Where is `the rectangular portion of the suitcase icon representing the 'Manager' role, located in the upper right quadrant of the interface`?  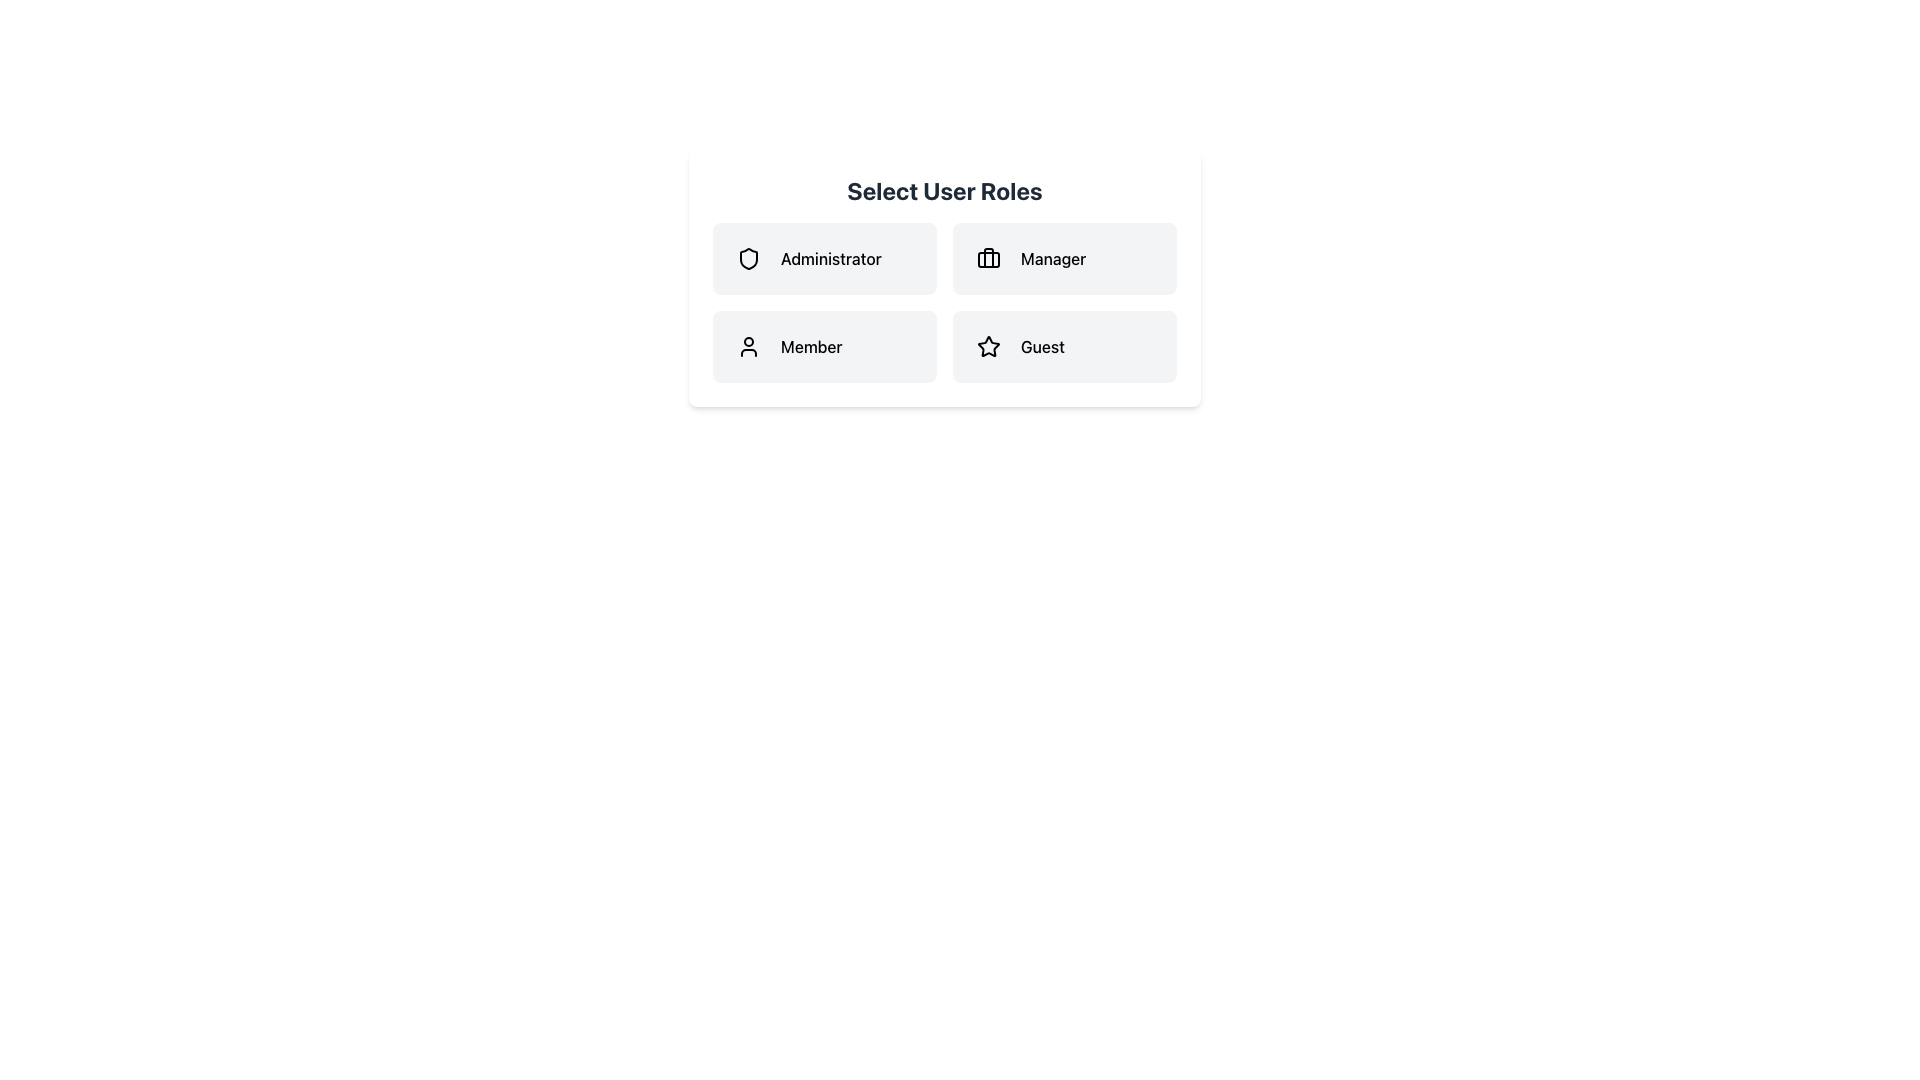 the rectangular portion of the suitcase icon representing the 'Manager' role, located in the upper right quadrant of the interface is located at coordinates (988, 258).